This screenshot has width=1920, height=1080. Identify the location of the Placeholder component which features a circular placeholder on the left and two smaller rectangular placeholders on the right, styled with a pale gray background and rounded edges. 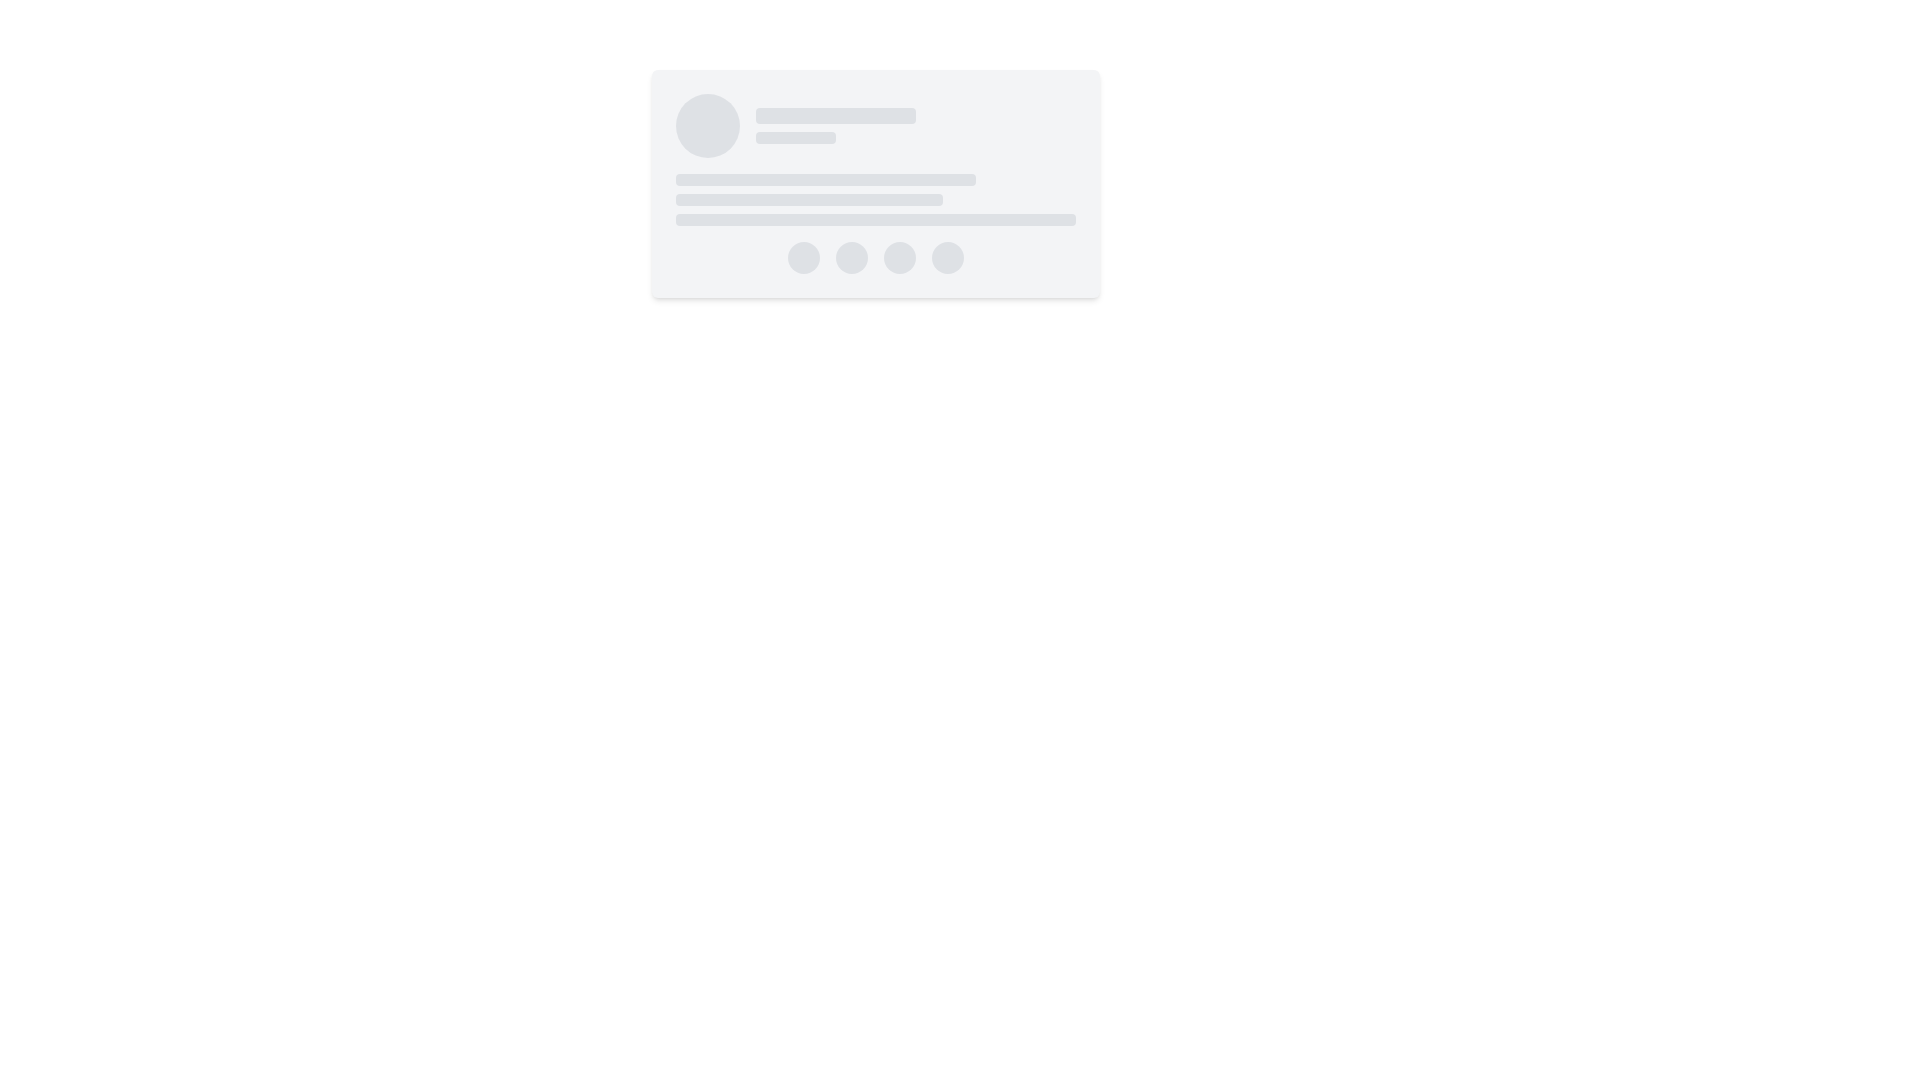
(875, 126).